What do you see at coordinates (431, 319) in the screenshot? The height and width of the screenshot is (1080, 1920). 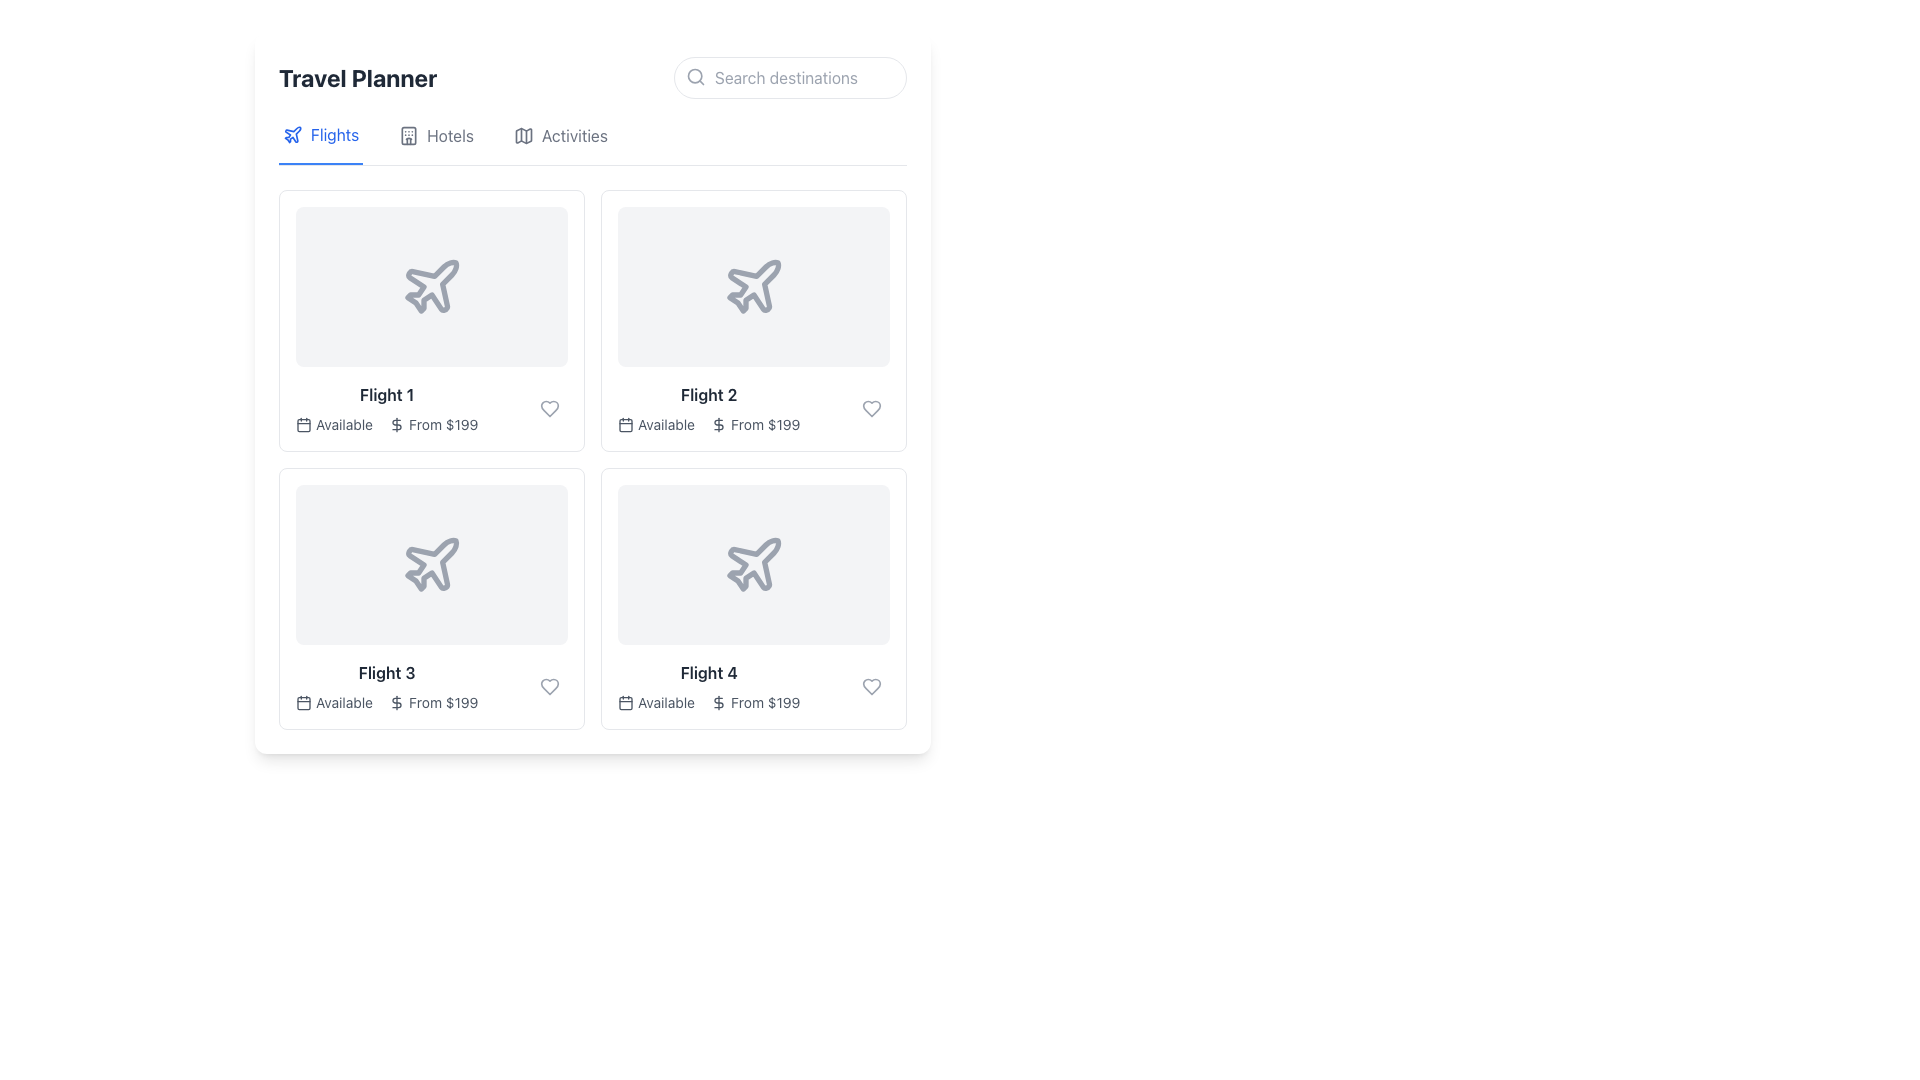 I see `the availability and pricing card for 'Flight 1', which is located in the first column of the first row of the grid layout, below the 'Travel Planner' header` at bounding box center [431, 319].